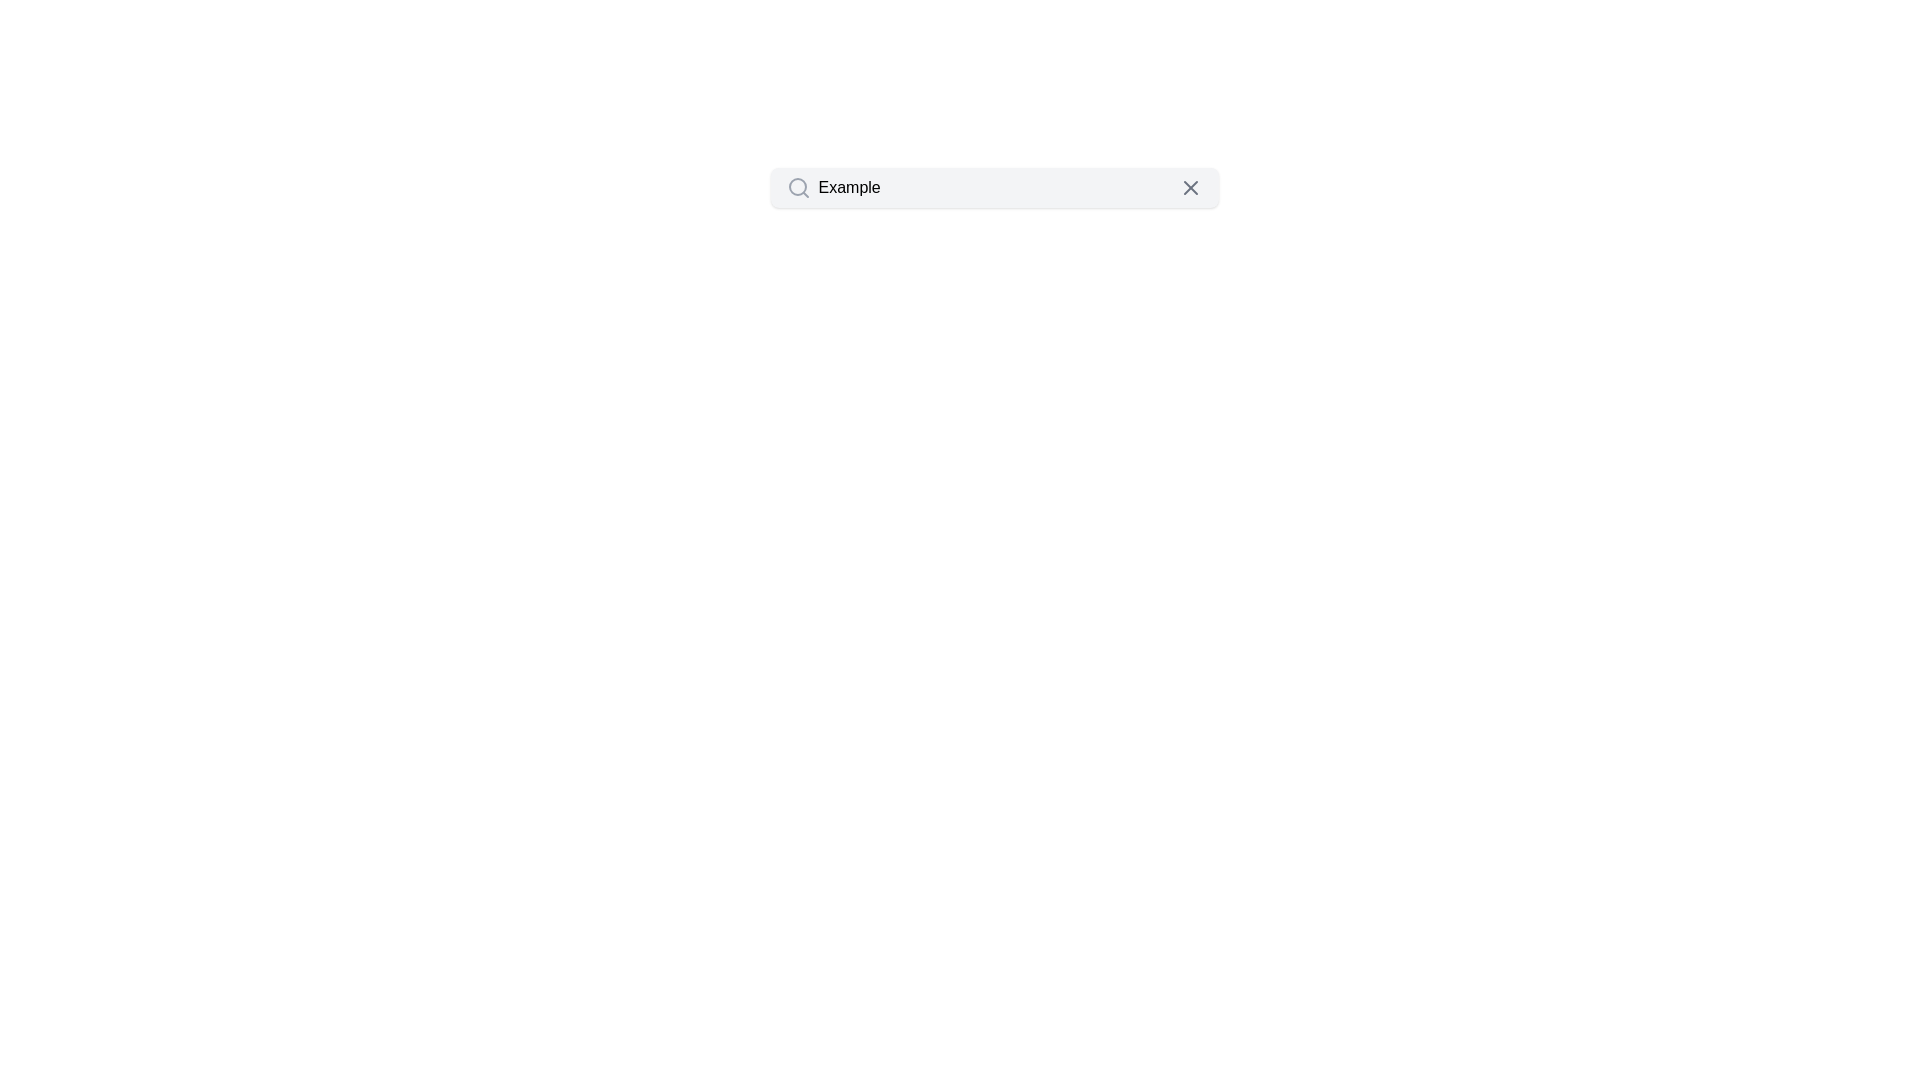 This screenshot has height=1080, width=1920. I want to click on the search function icon located at the leftmost side of the search bar component, so click(797, 188).